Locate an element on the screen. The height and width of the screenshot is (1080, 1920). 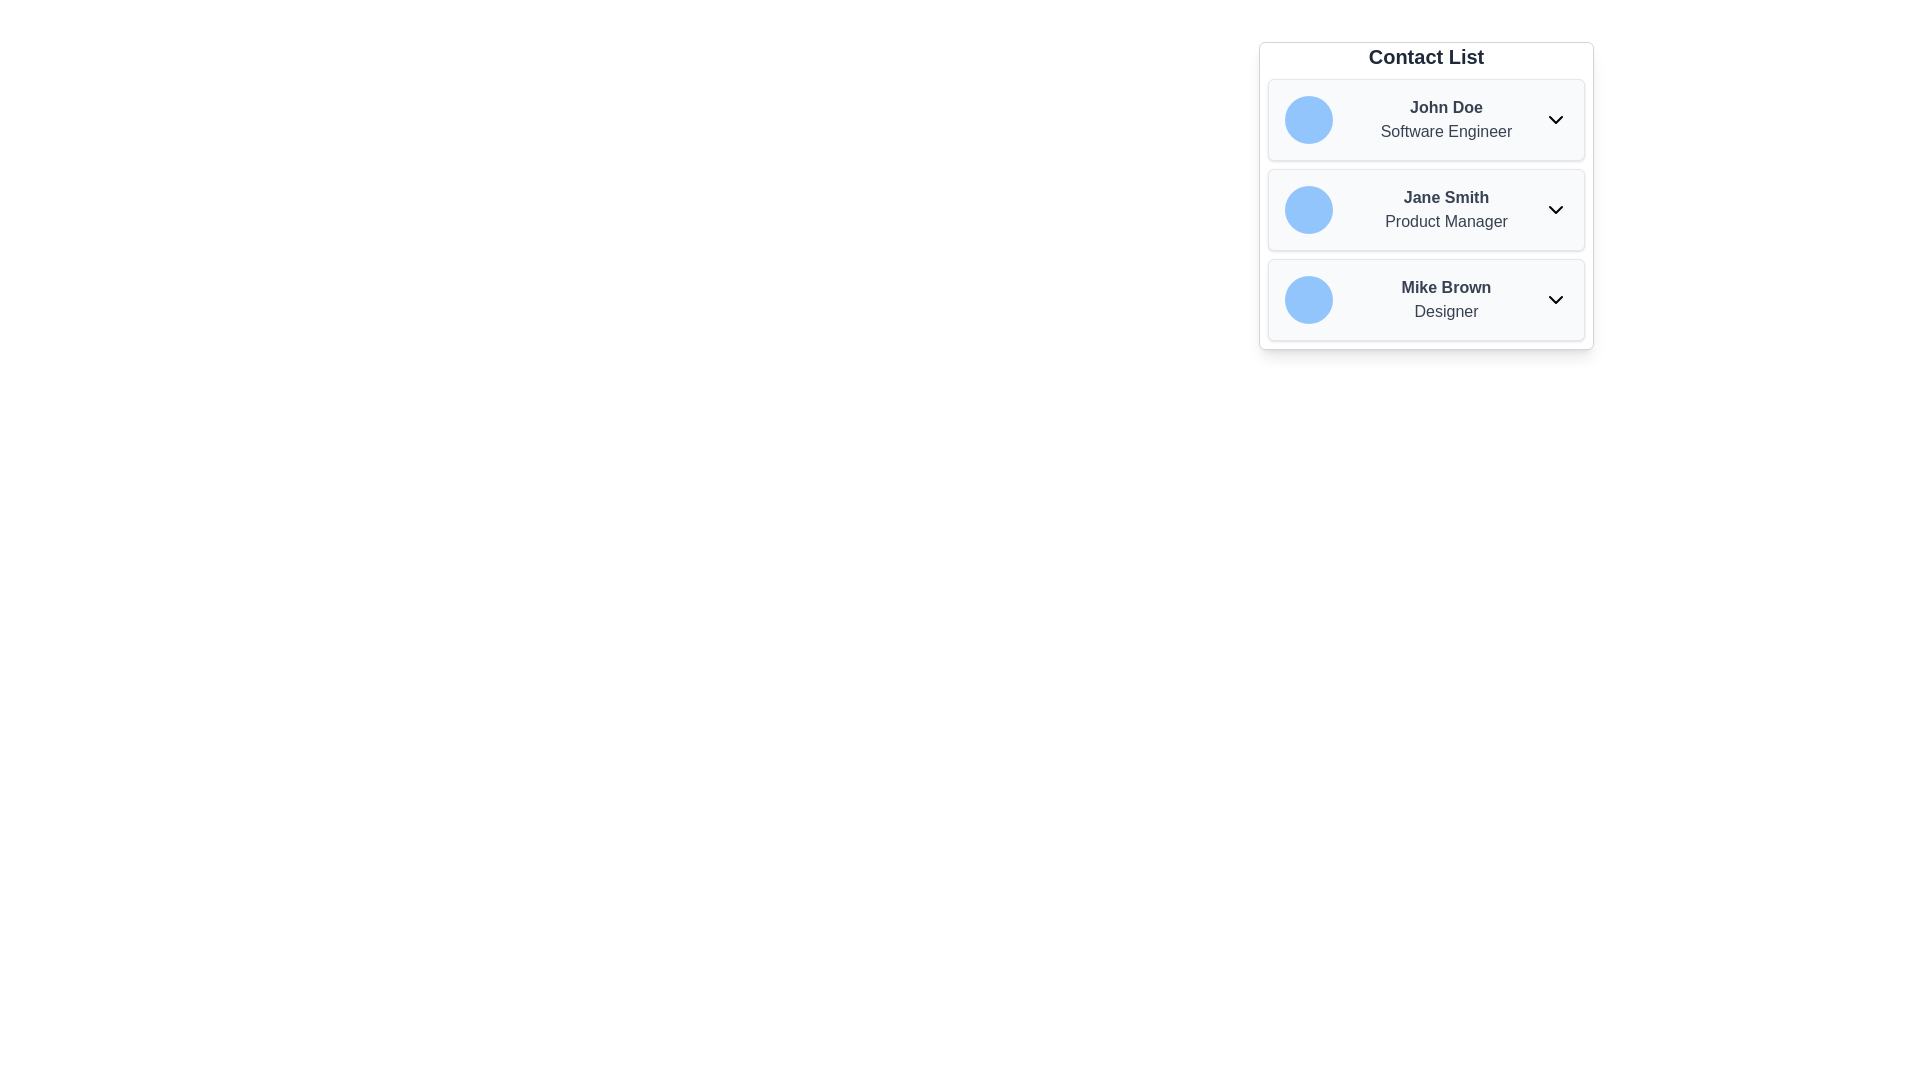
the text of the second contact list item for 'Jane Smith' is located at coordinates (1425, 209).